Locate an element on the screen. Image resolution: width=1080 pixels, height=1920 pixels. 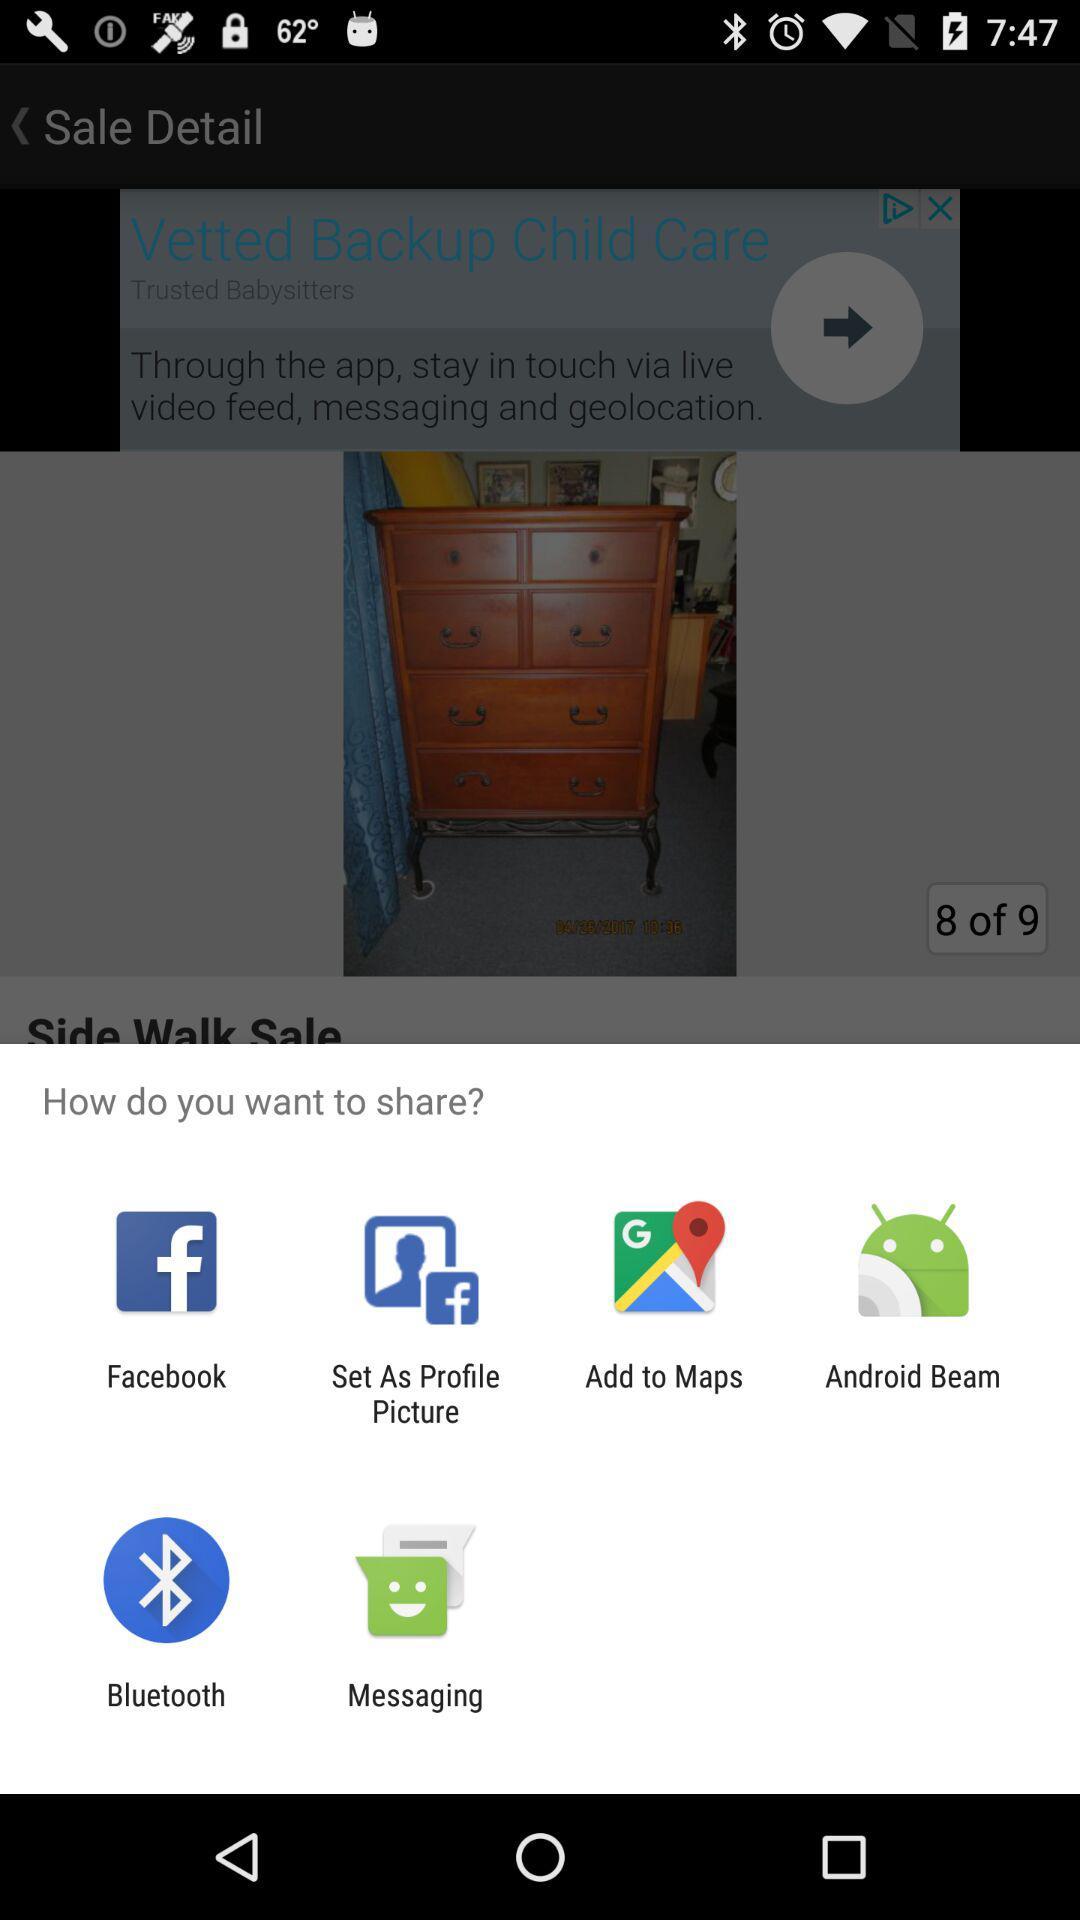
the item to the left of the android beam item is located at coordinates (664, 1392).